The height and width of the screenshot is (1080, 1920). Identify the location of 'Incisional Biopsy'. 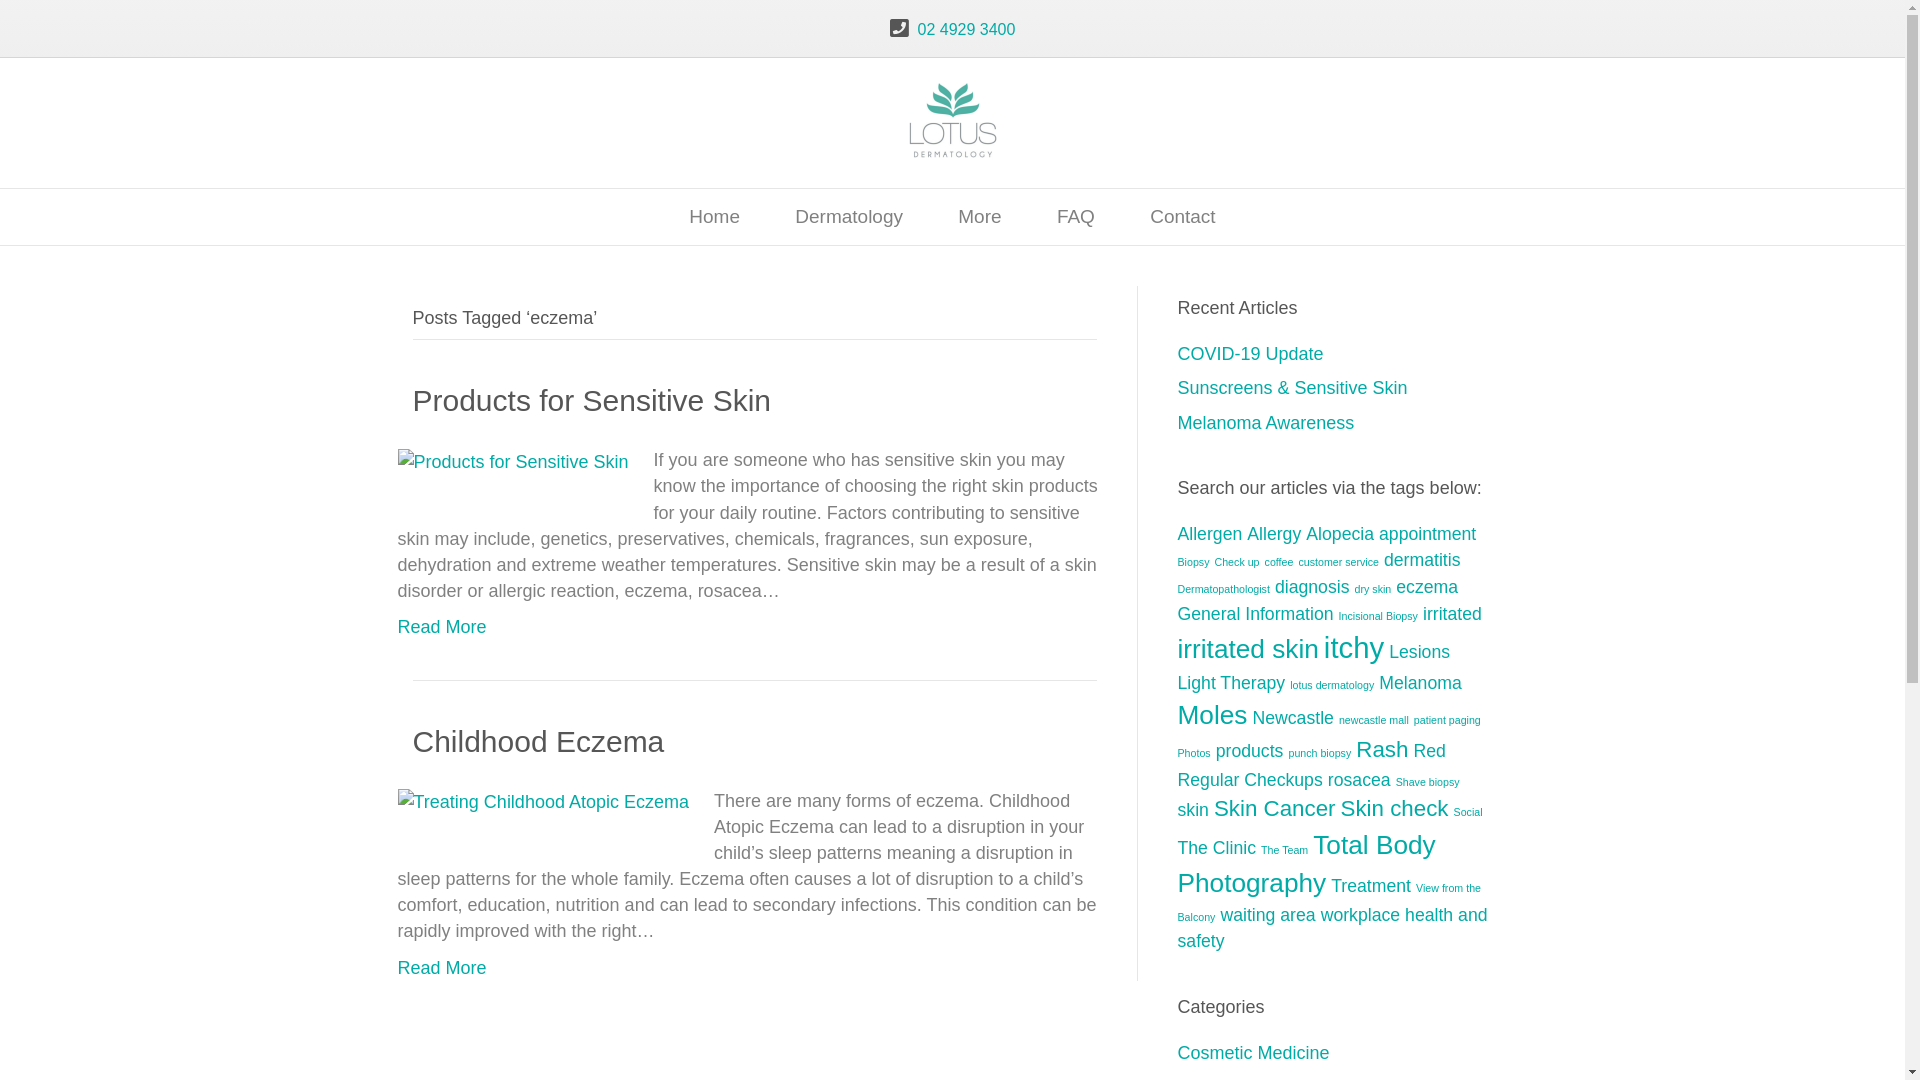
(1377, 615).